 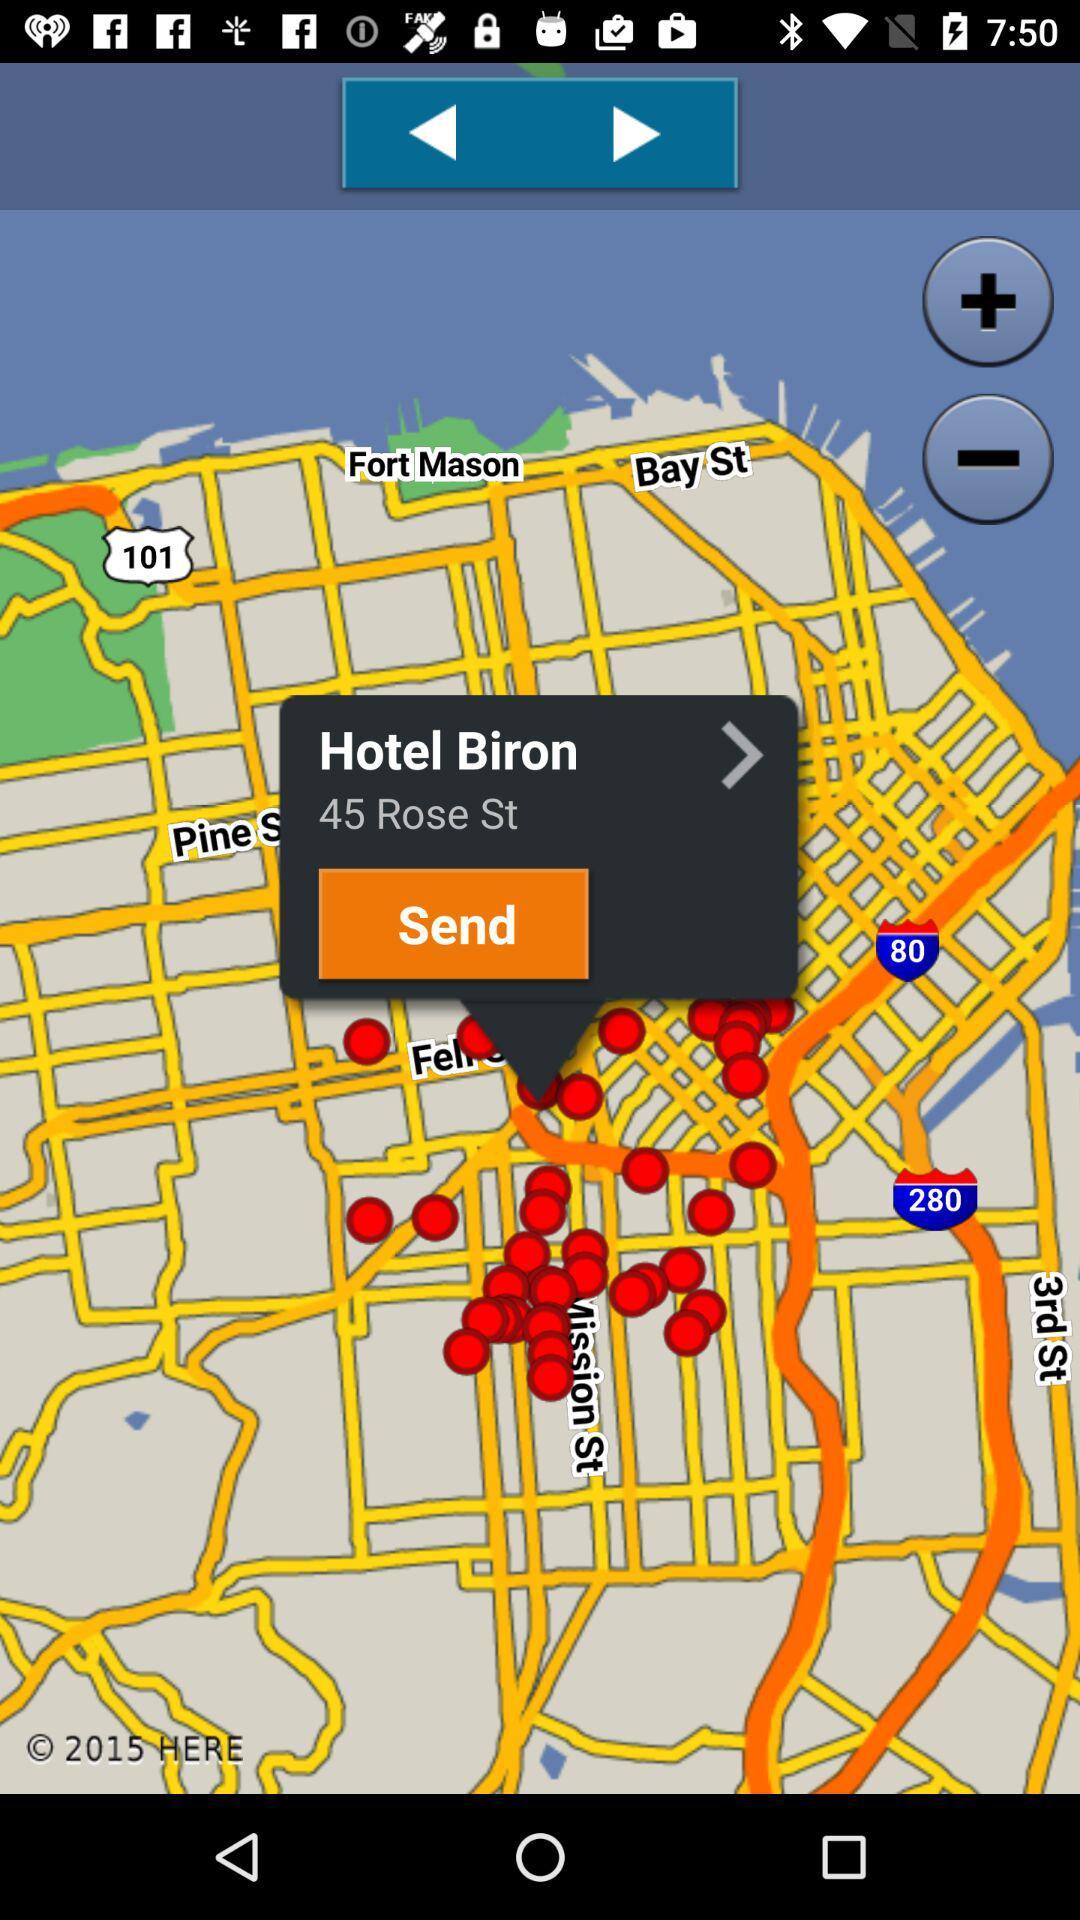 What do you see at coordinates (987, 300) in the screenshot?
I see `the add icon` at bounding box center [987, 300].